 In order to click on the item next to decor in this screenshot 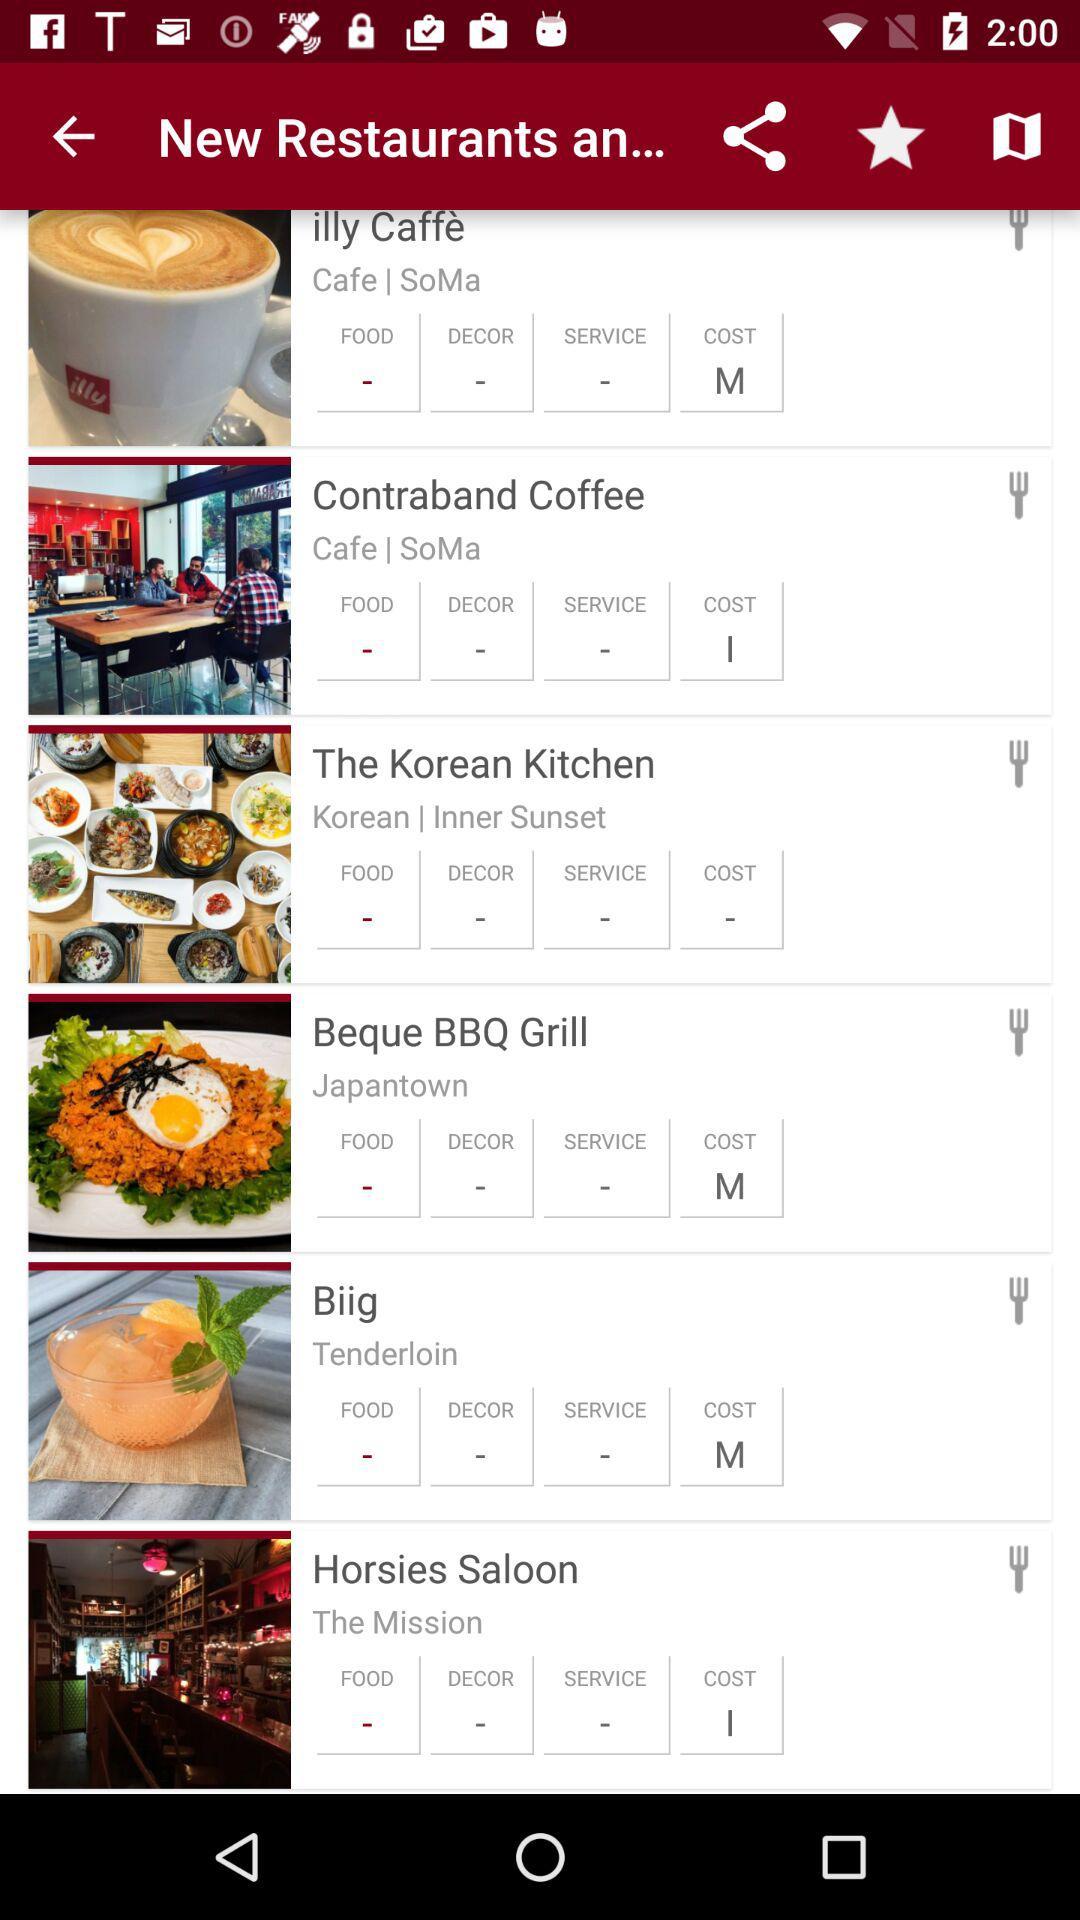, I will do `click(367, 1453)`.